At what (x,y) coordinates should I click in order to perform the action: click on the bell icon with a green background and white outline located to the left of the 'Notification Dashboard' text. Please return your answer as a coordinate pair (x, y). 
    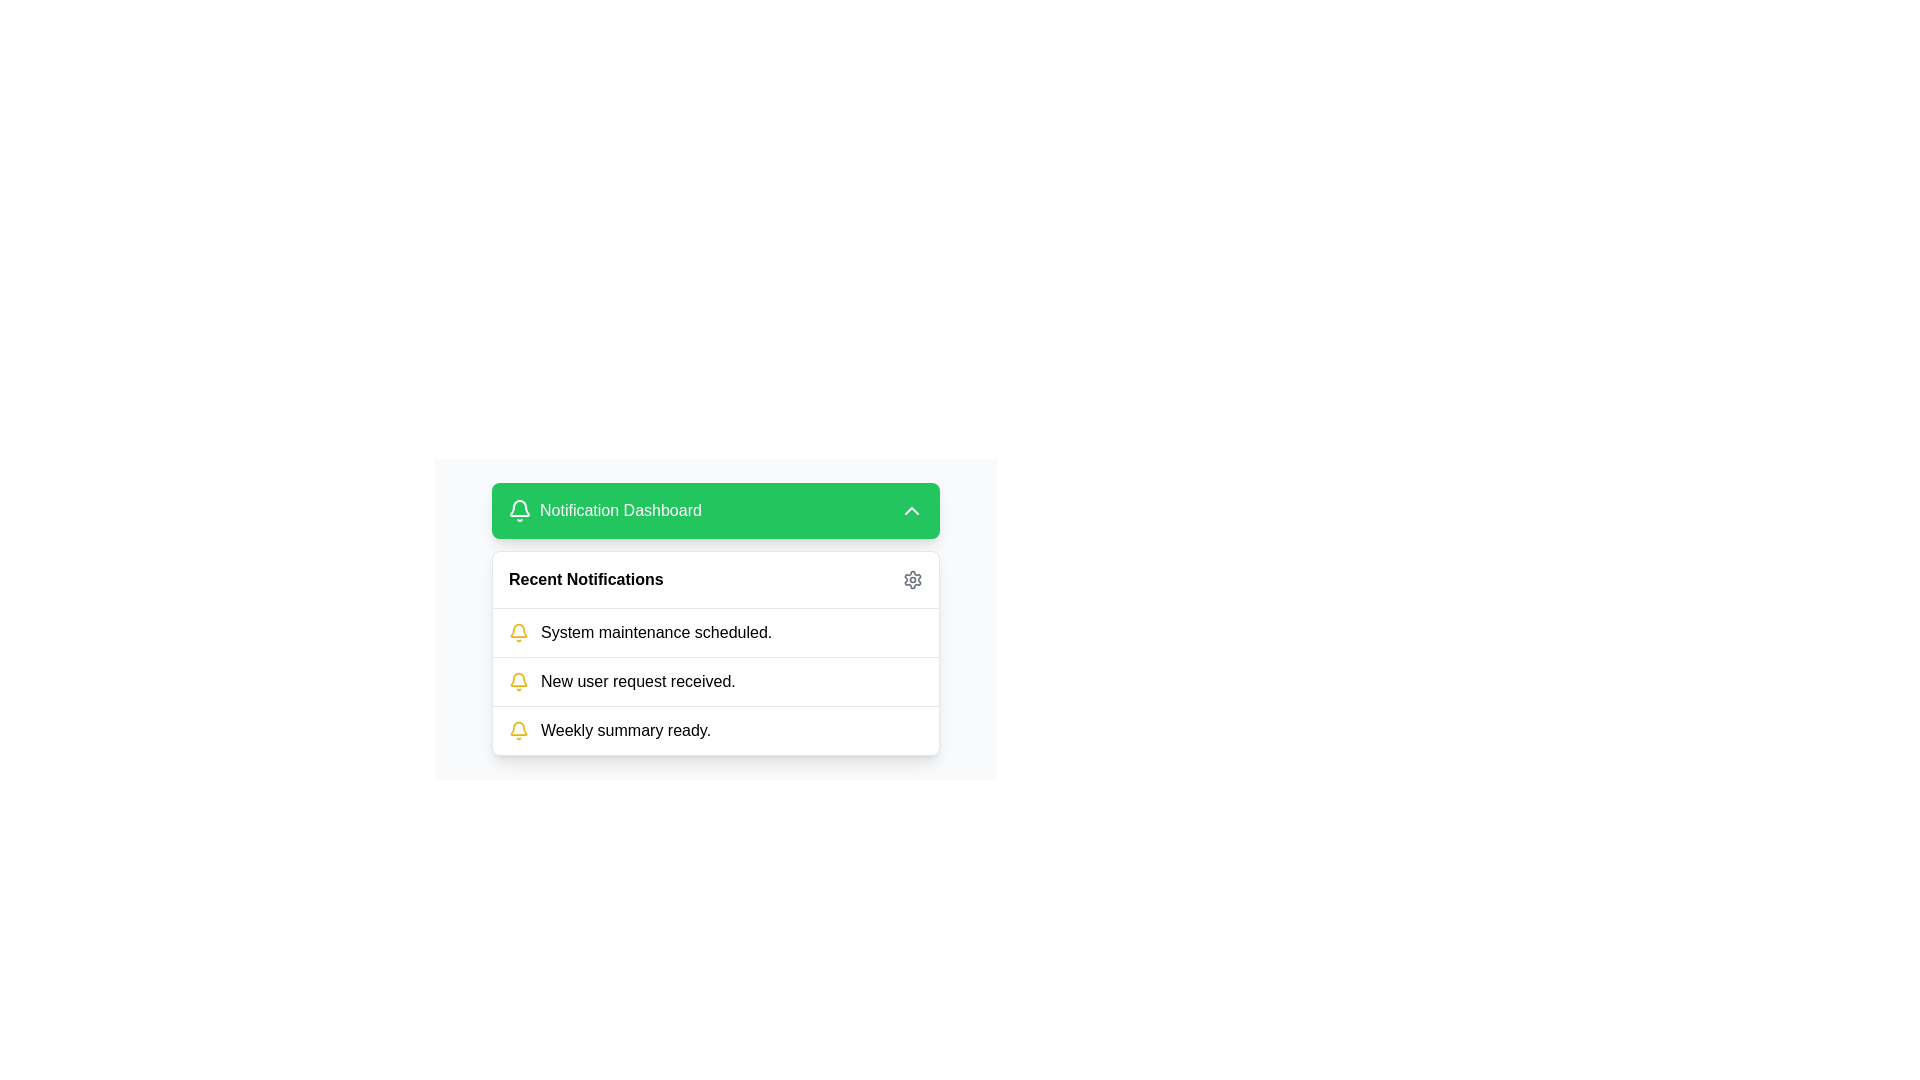
    Looking at the image, I should click on (519, 509).